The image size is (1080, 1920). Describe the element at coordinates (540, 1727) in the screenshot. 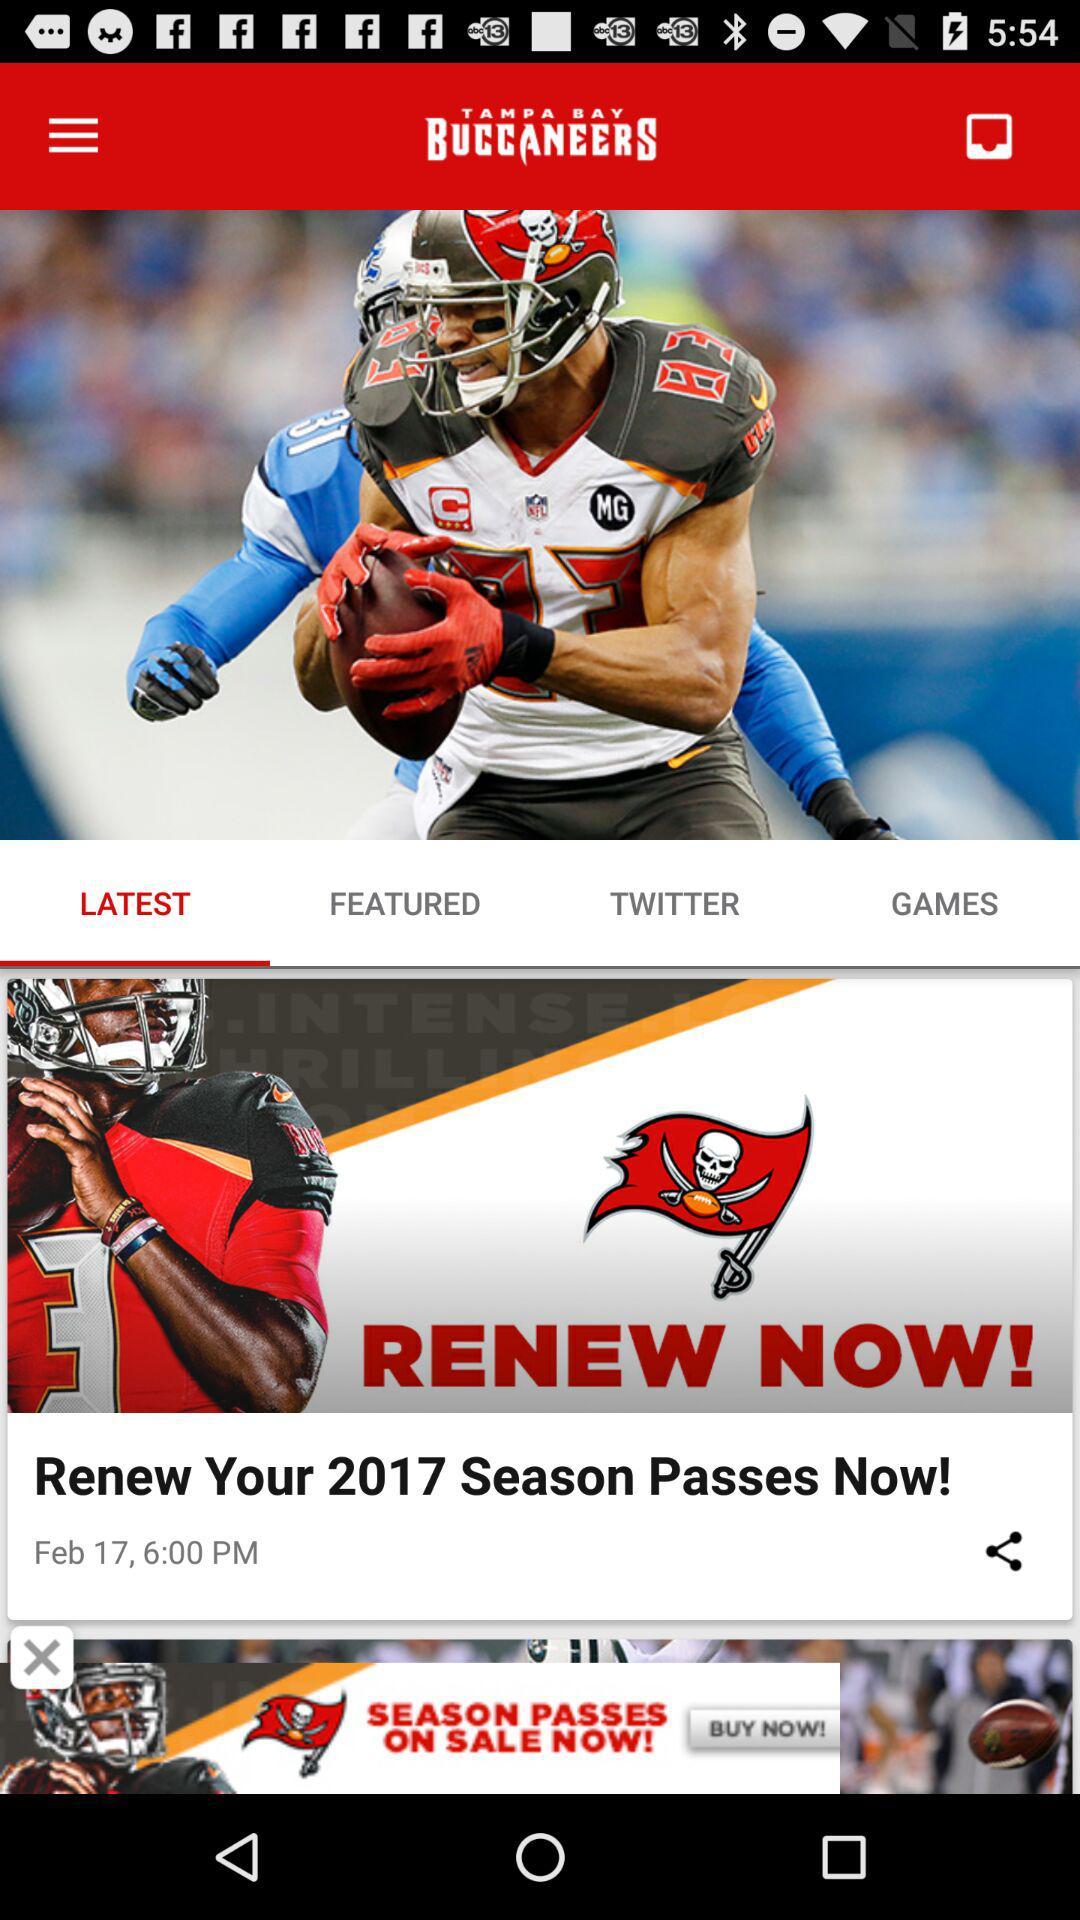

I see `advertisement for season passes` at that location.